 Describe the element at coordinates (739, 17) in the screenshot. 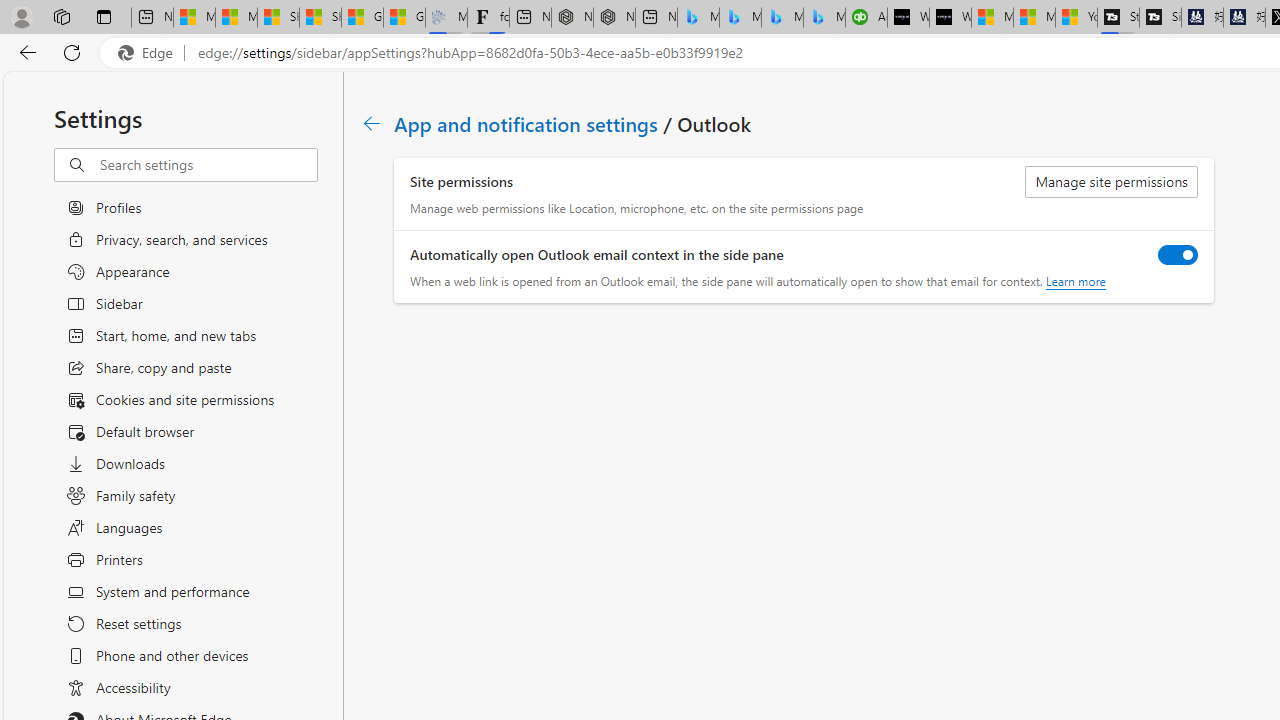

I see `'Microsoft Bing Travel - Stays in Bangkok, Bangkok, Thailand'` at that location.